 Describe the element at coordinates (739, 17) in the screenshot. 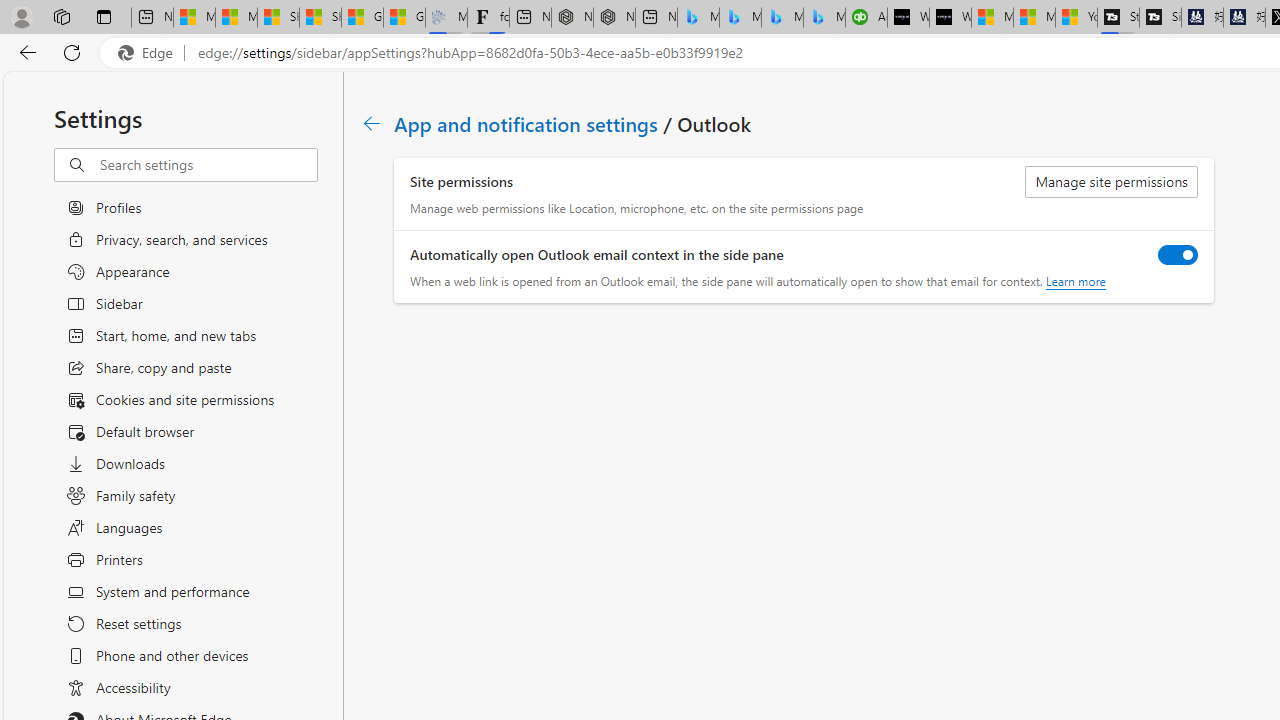

I see `'Microsoft Bing Travel - Stays in Bangkok, Bangkok, Thailand'` at that location.